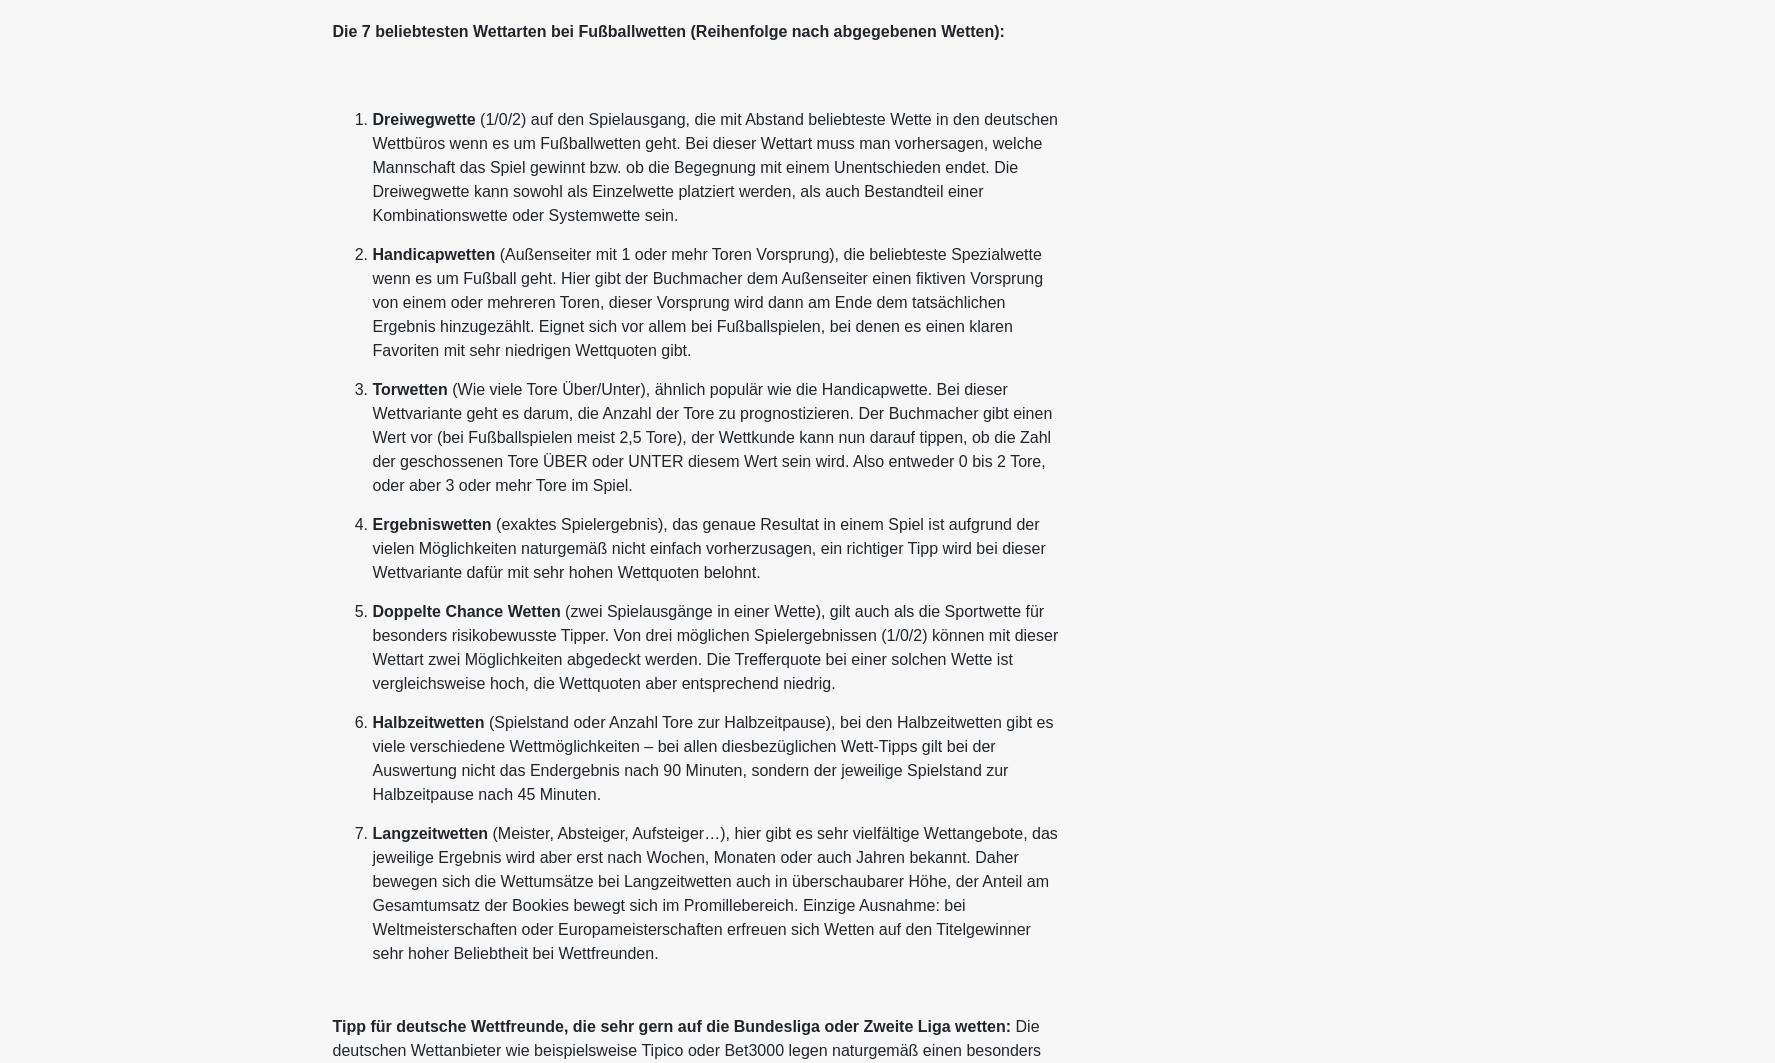  What do you see at coordinates (431, 524) in the screenshot?
I see `'Ergebniswetten'` at bounding box center [431, 524].